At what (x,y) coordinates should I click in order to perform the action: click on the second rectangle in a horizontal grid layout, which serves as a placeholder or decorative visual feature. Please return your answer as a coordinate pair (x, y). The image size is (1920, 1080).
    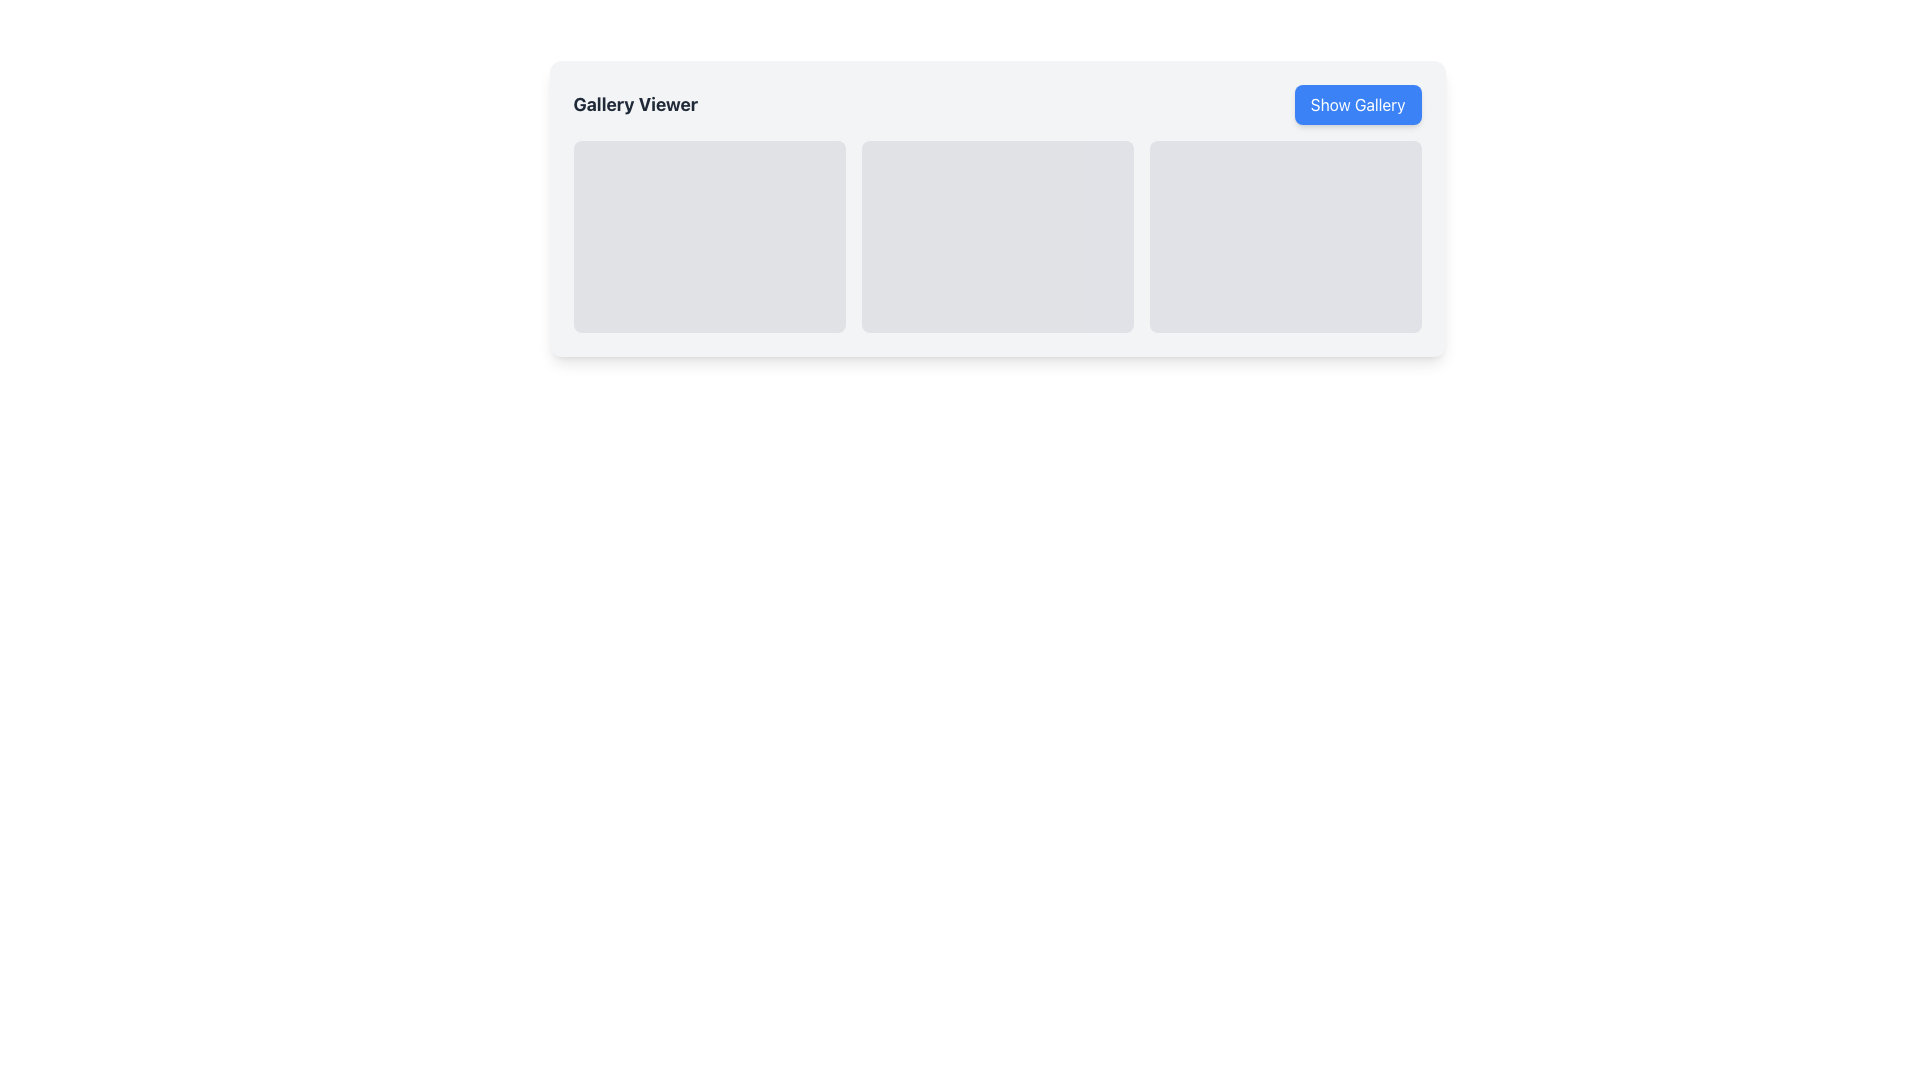
    Looking at the image, I should click on (997, 235).